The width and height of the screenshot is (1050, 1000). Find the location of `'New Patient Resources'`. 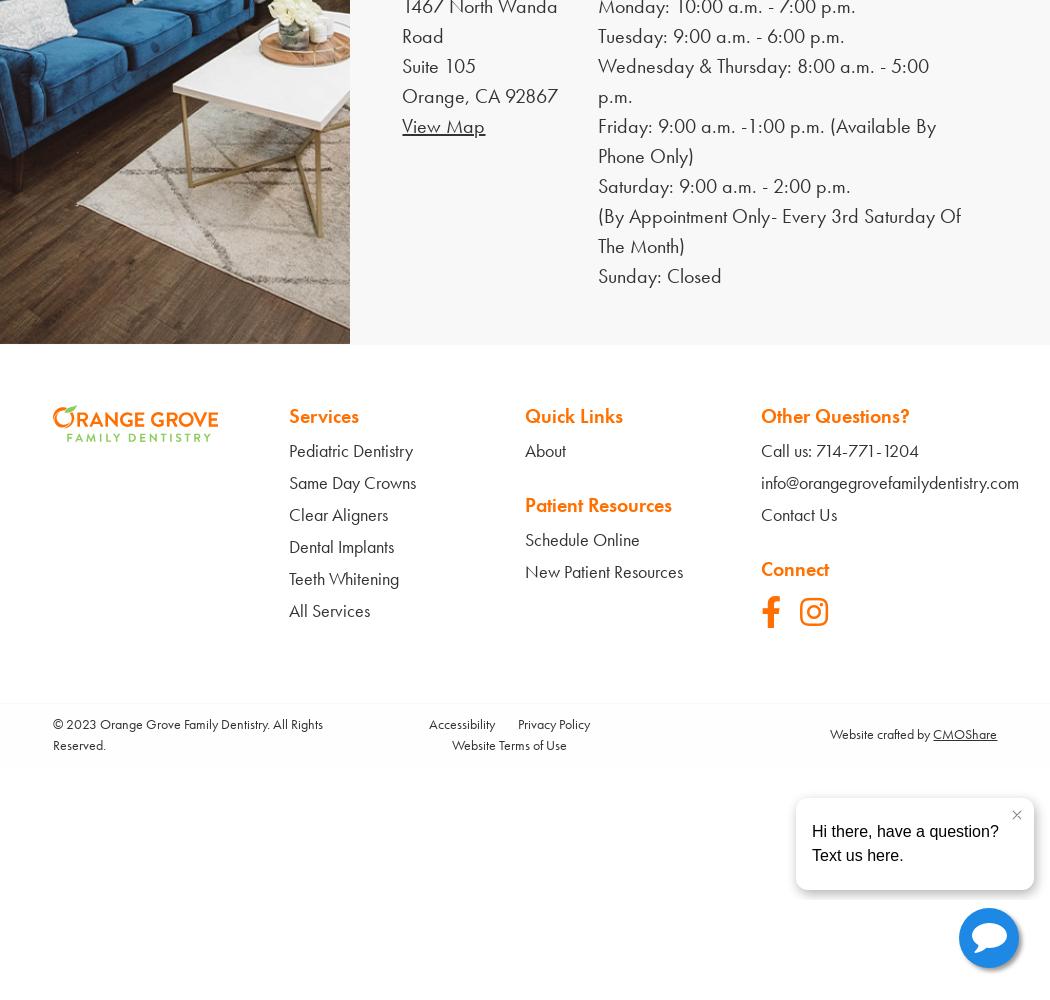

'New Patient Resources' is located at coordinates (603, 569).